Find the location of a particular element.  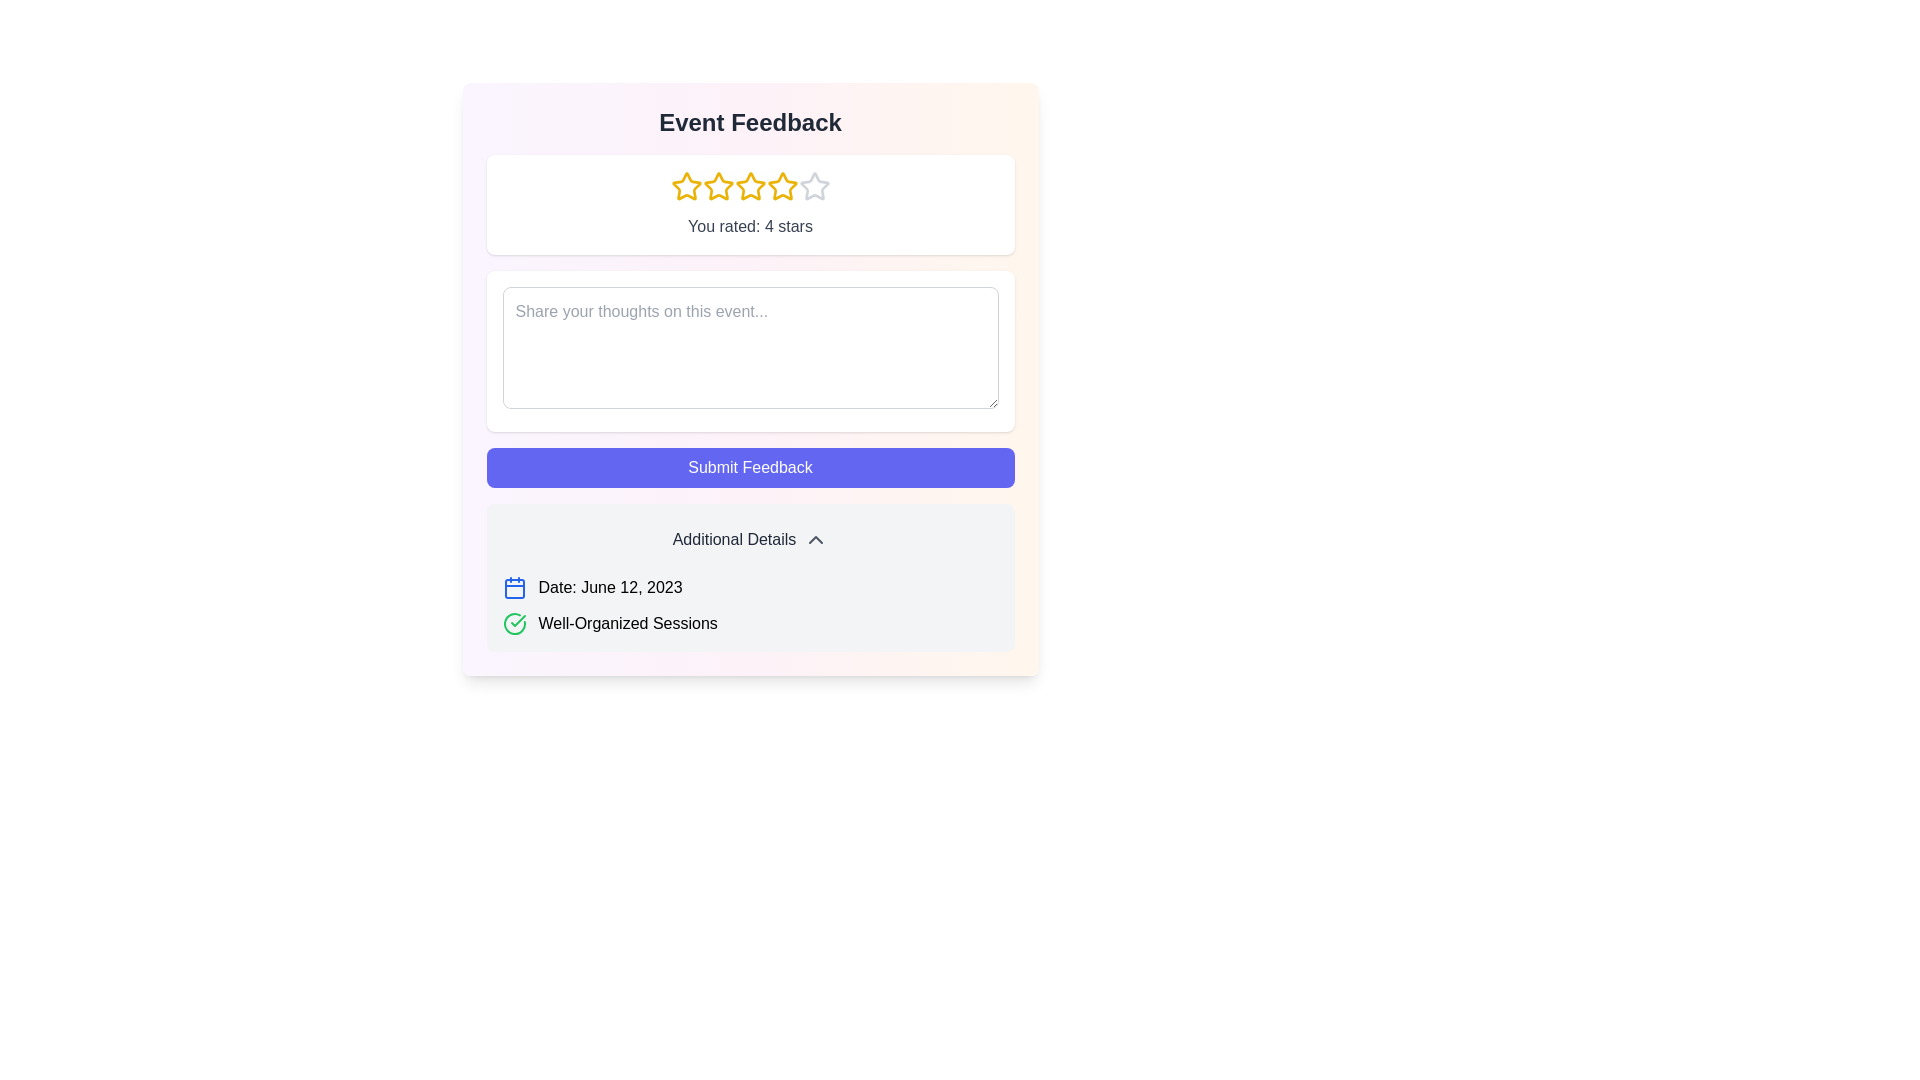

the third star icon in the rating system located below the 'Event Feedback' header is located at coordinates (718, 186).